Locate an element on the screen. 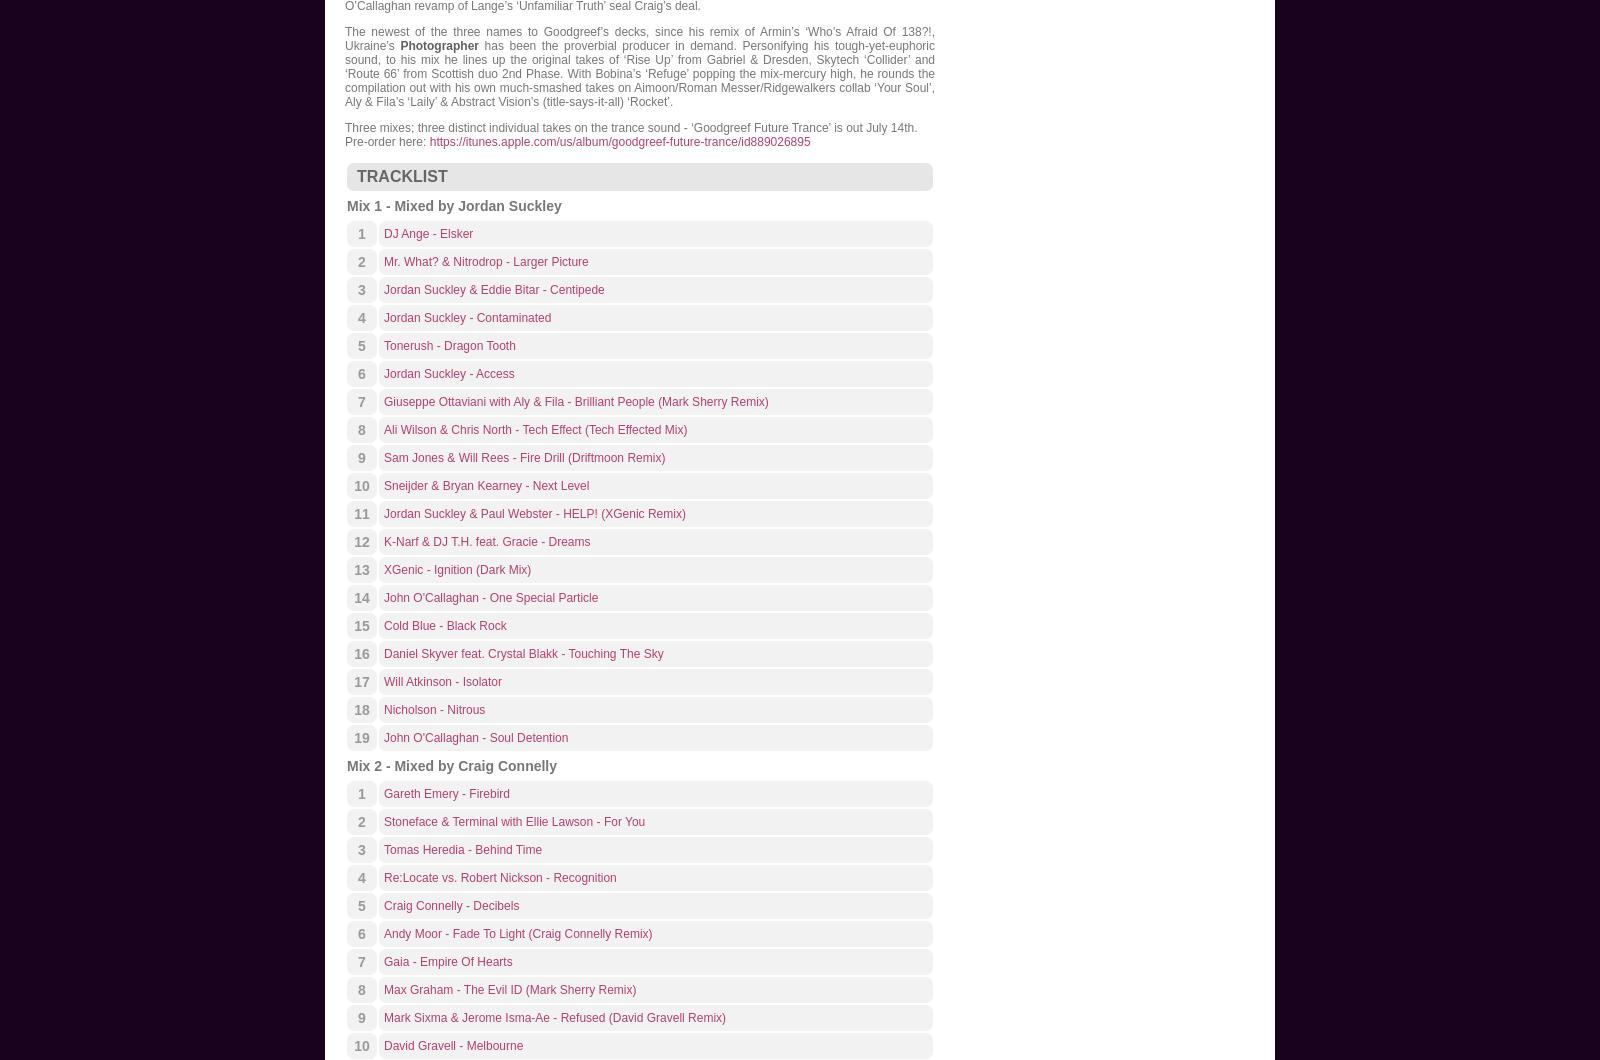 The height and width of the screenshot is (1060, 1600). 'Ali Wilson & Chris North - Tech Effect (Tech Effected Mix)' is located at coordinates (534, 429).